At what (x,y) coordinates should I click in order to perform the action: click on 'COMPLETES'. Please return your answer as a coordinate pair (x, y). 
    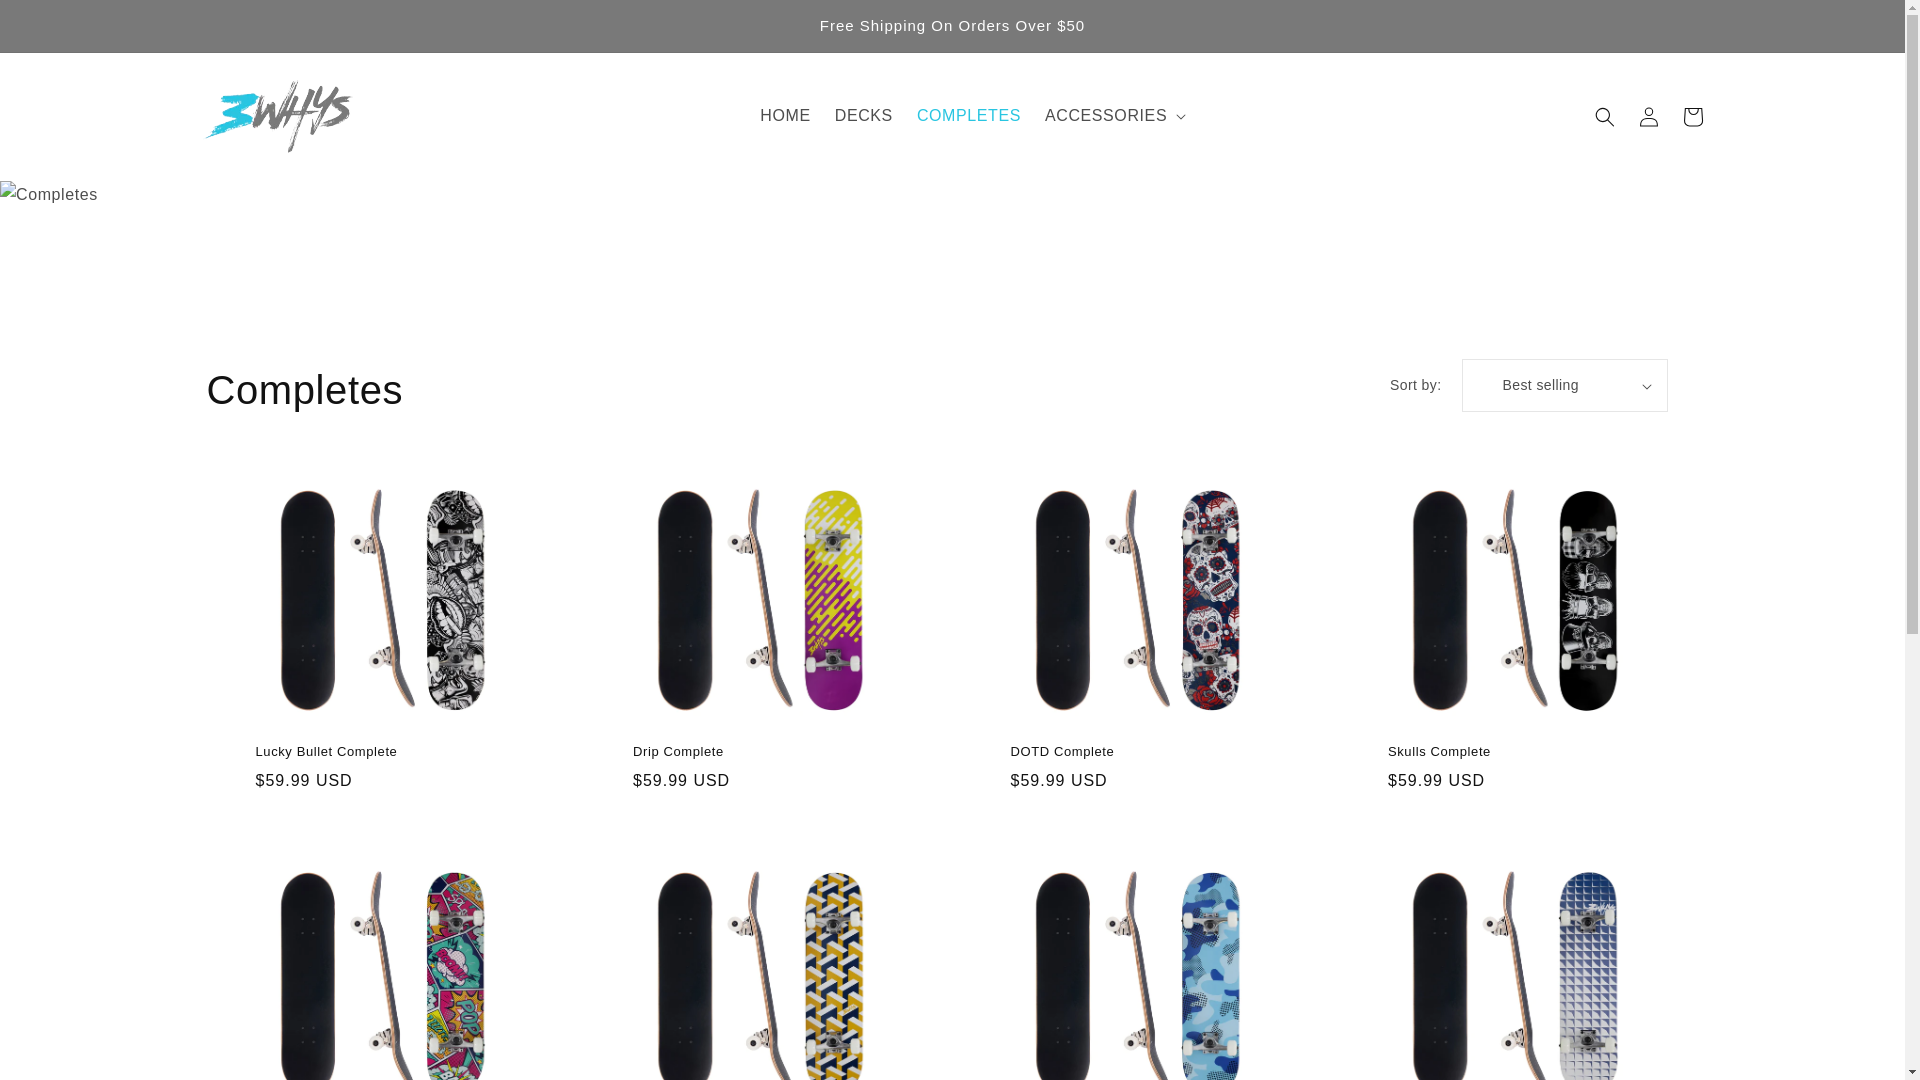
    Looking at the image, I should click on (969, 116).